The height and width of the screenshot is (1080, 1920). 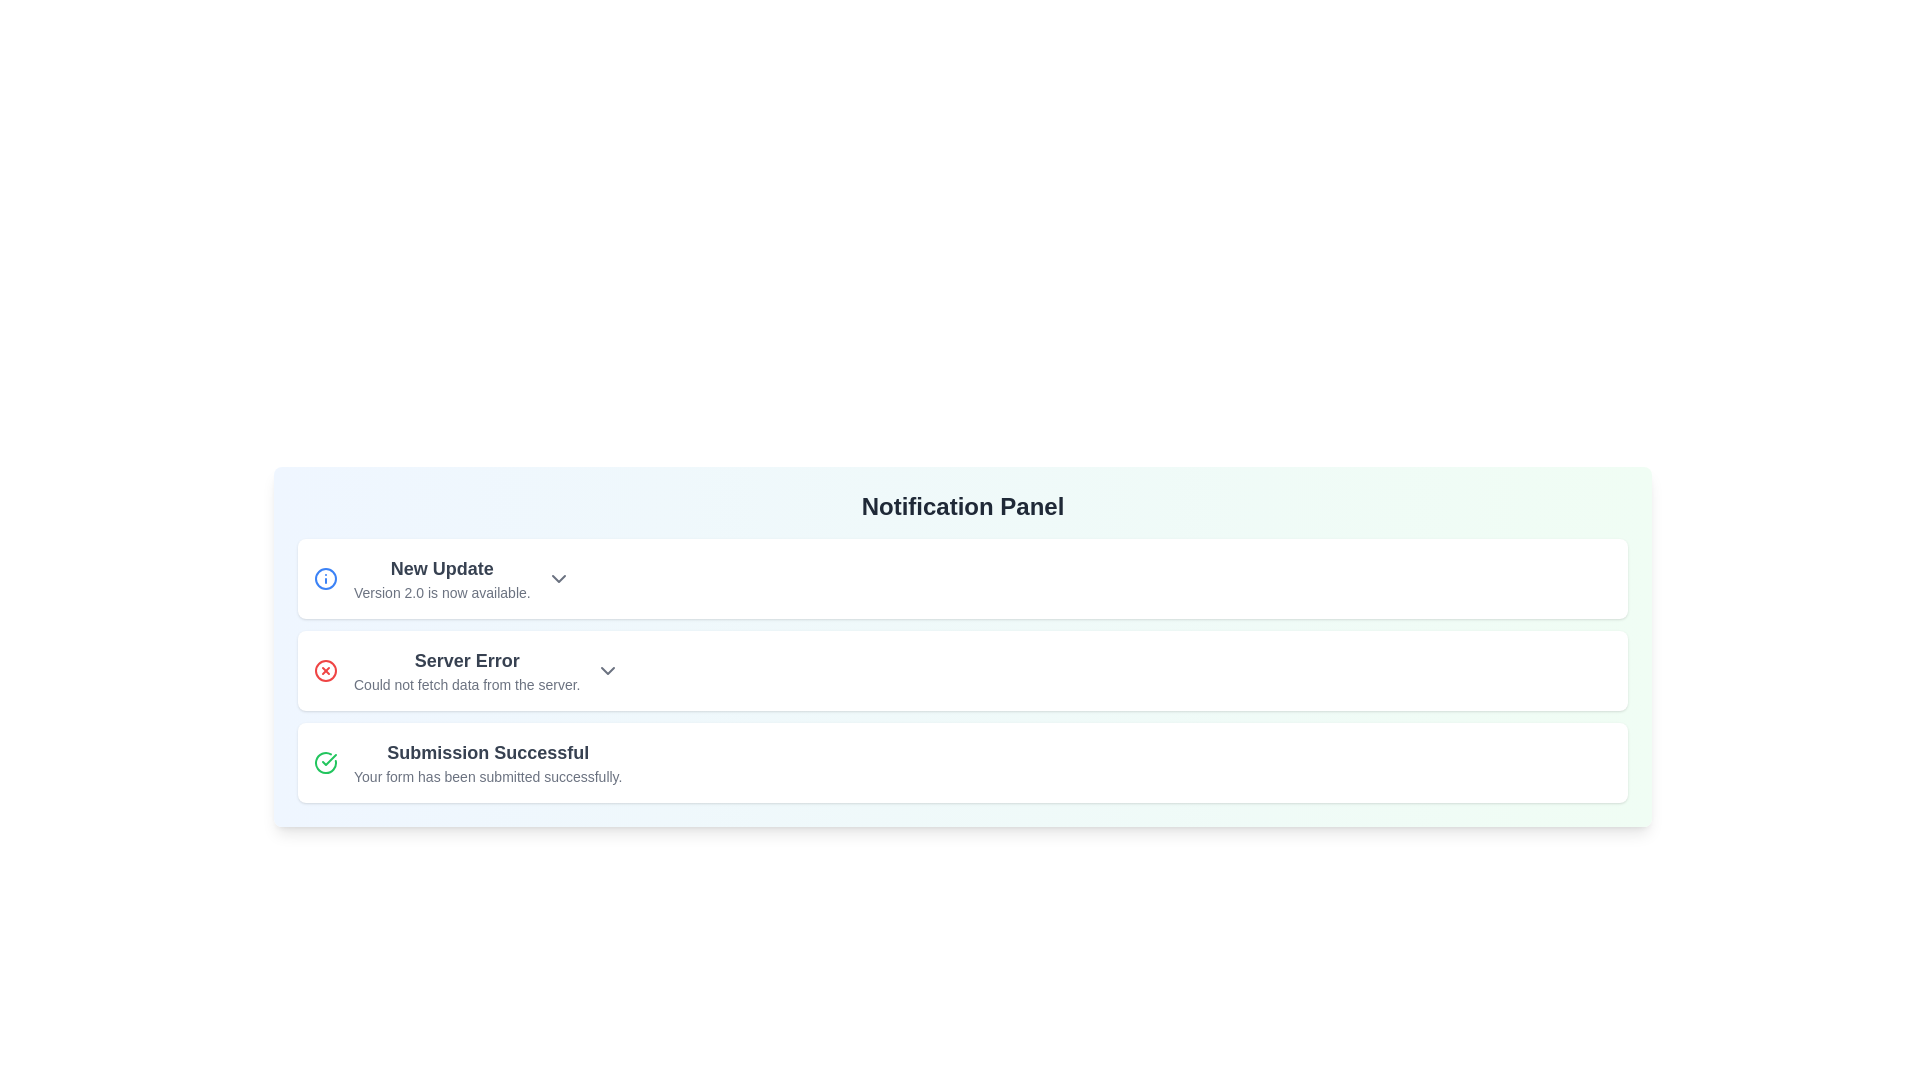 I want to click on the information icon located within the SVG component to the left of the list item labeled 'New Update', so click(x=326, y=578).